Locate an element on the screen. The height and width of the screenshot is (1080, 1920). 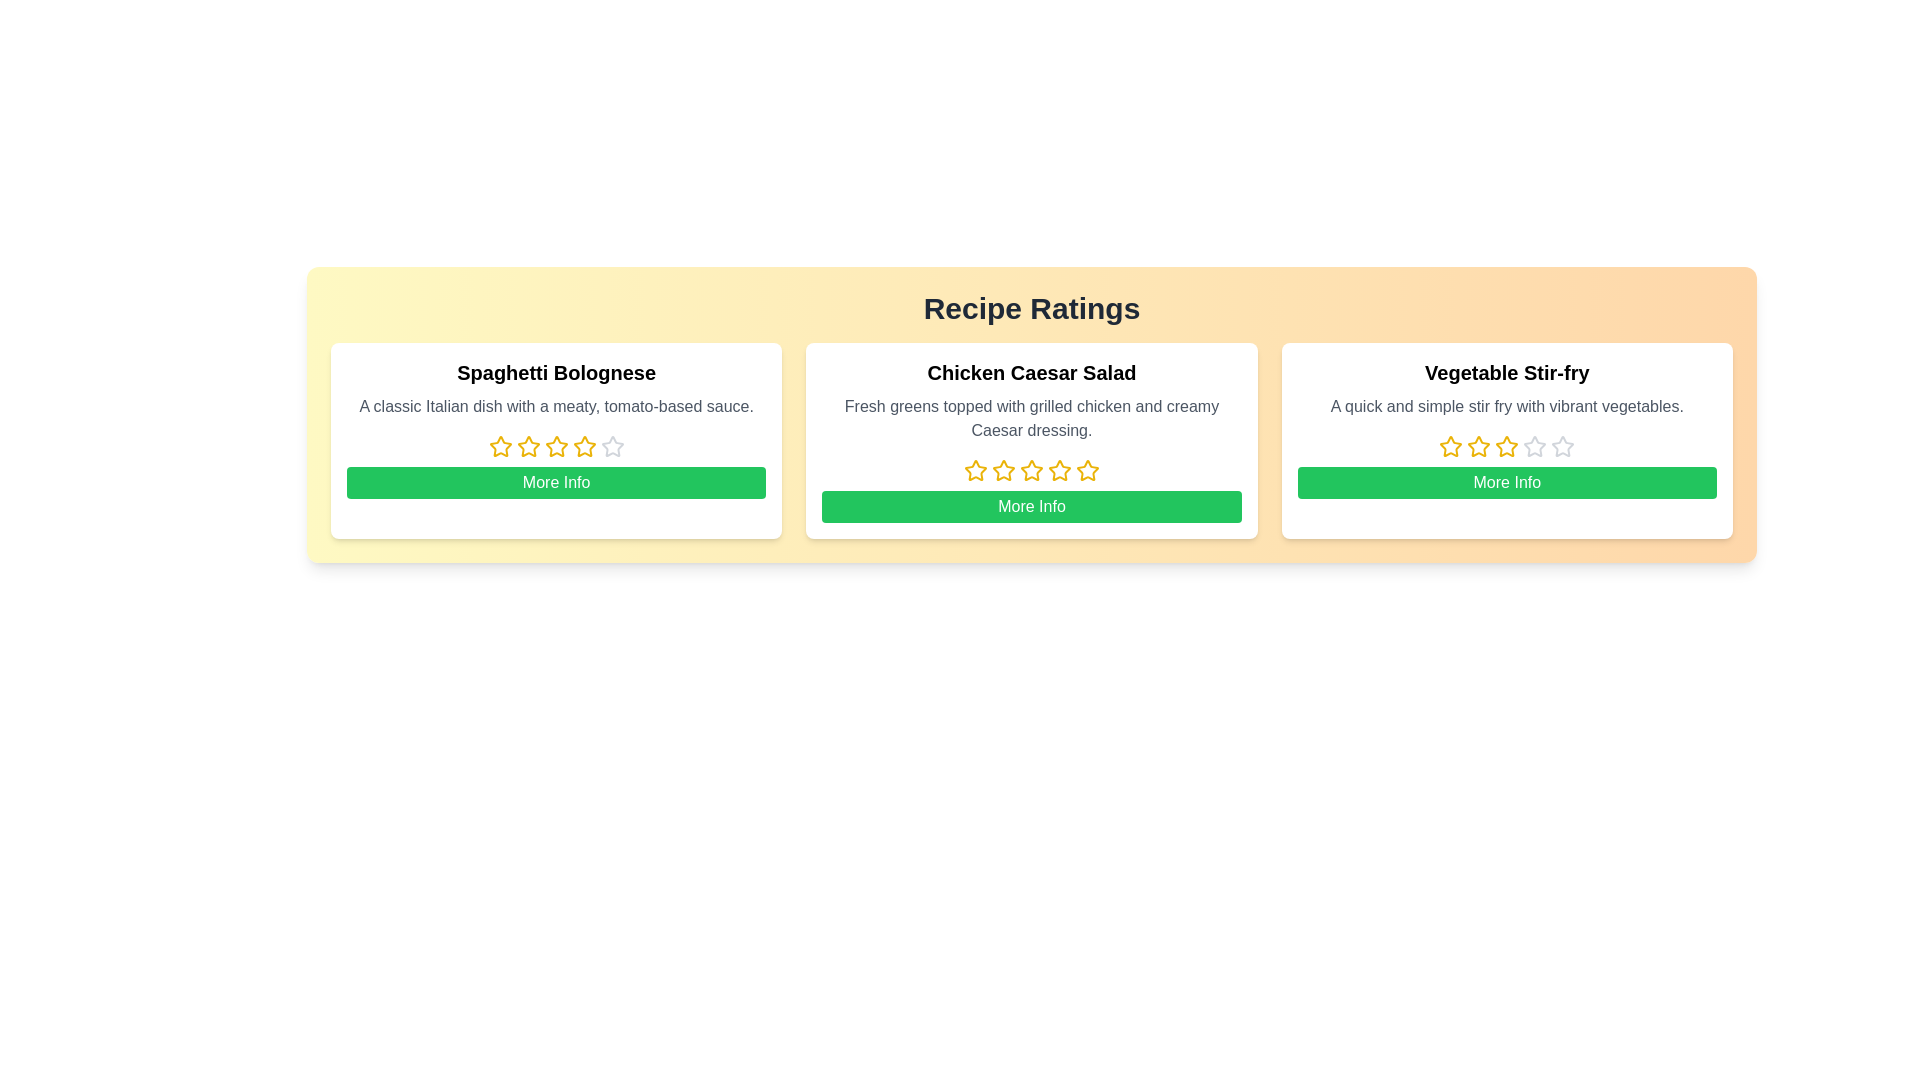
the 'More Info' button for the recipe identified by Chicken Caesar Salad is located at coordinates (1032, 505).